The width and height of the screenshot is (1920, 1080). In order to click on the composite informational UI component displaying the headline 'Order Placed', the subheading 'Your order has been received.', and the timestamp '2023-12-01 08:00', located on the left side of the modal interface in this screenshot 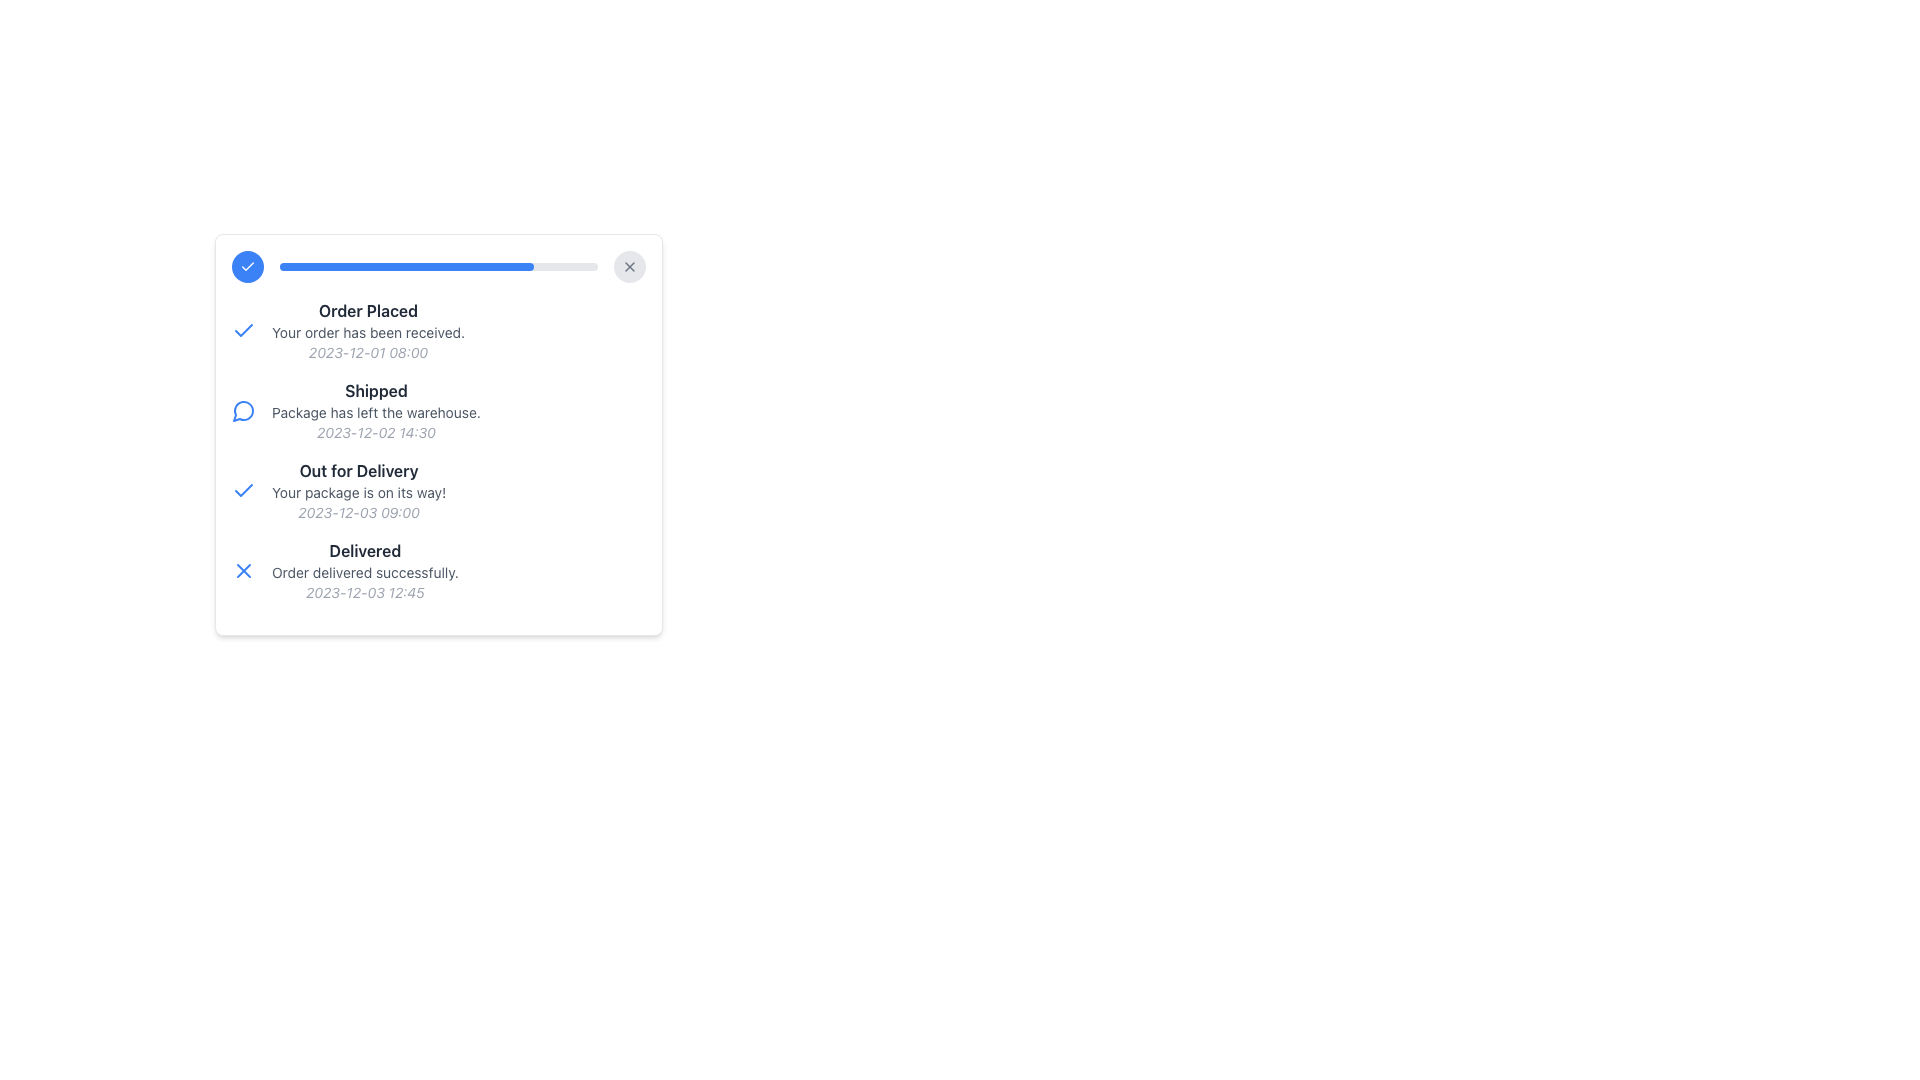, I will do `click(368, 330)`.